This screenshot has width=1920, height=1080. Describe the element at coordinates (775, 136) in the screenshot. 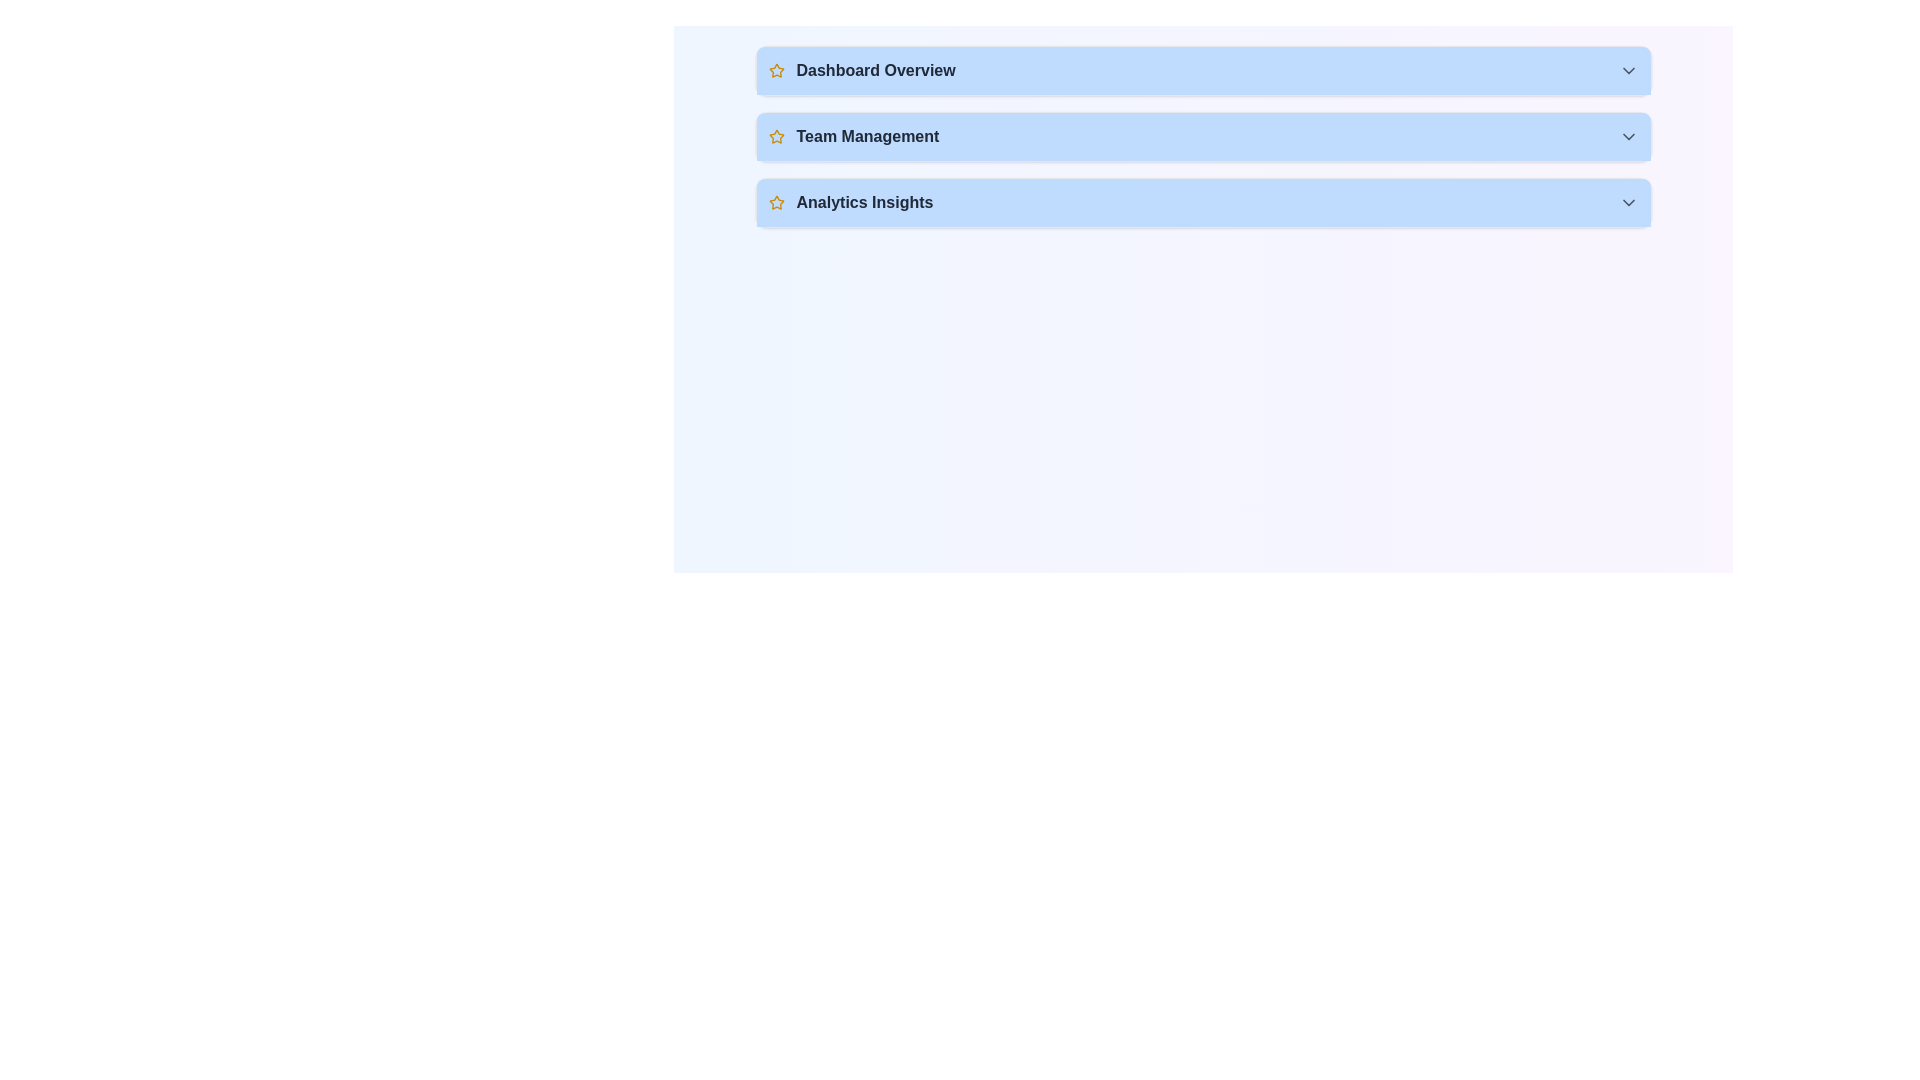

I see `the golden yellow star-shaped icon to mark it as favorite or rate, located to the left of the 'Team Management' text` at that location.